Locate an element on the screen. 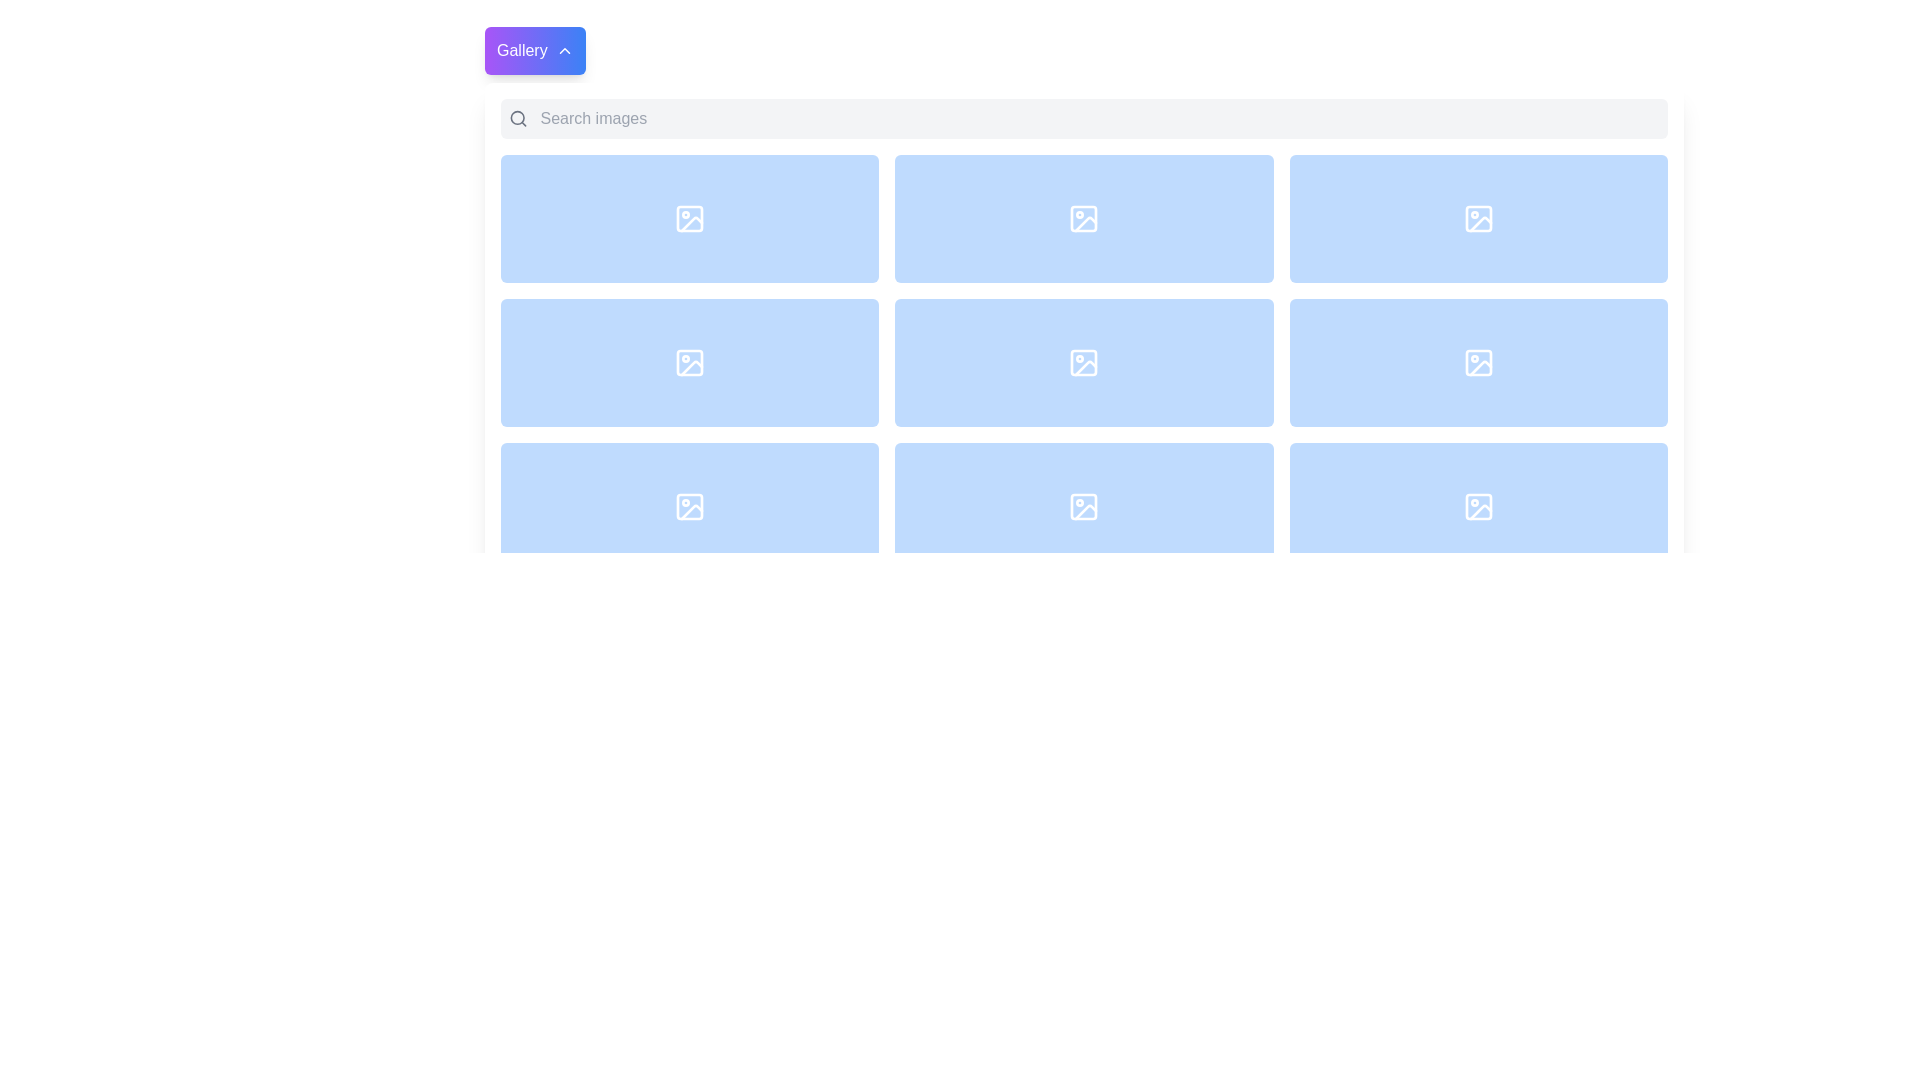  the small upward-facing chevron arrow icon located within the 'Gallery' button in the top-left corner of the interface is located at coordinates (563, 49).